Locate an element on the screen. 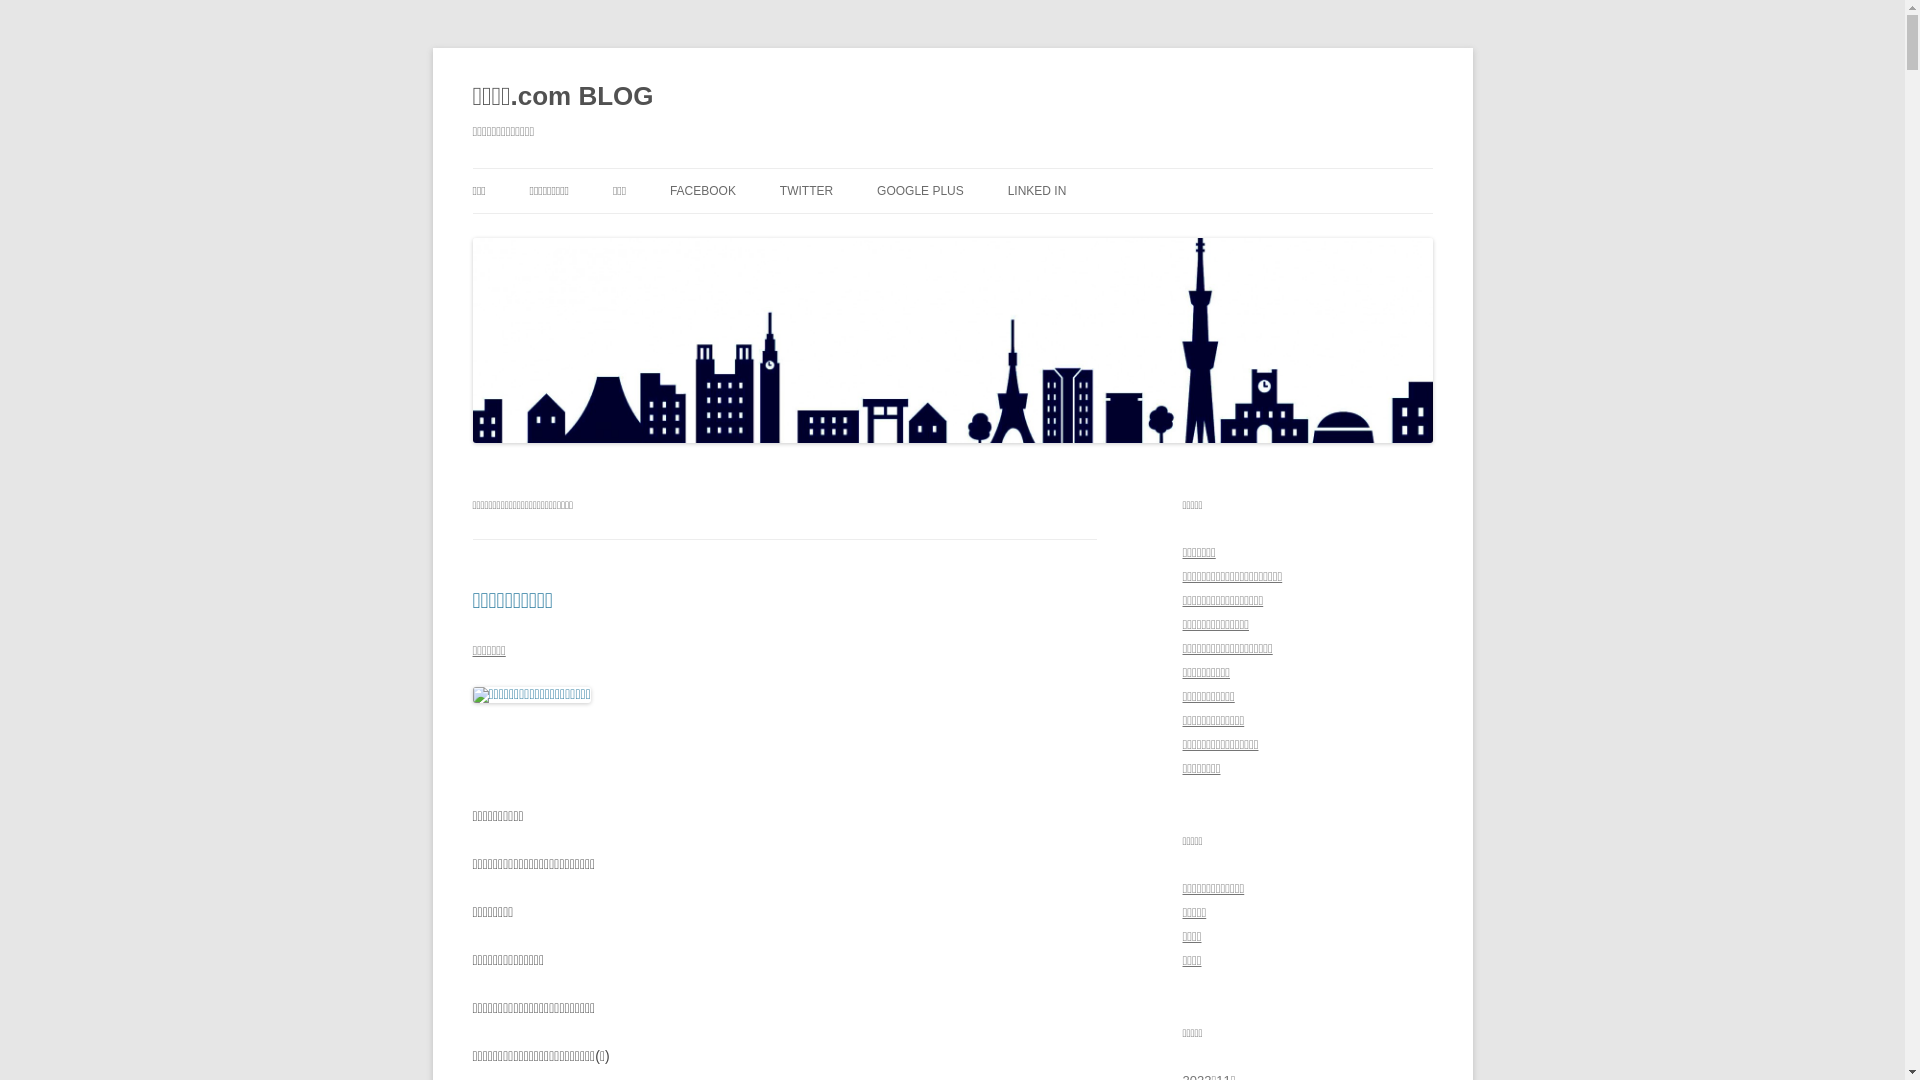  'GOOGLE PLUS' is located at coordinates (919, 191).